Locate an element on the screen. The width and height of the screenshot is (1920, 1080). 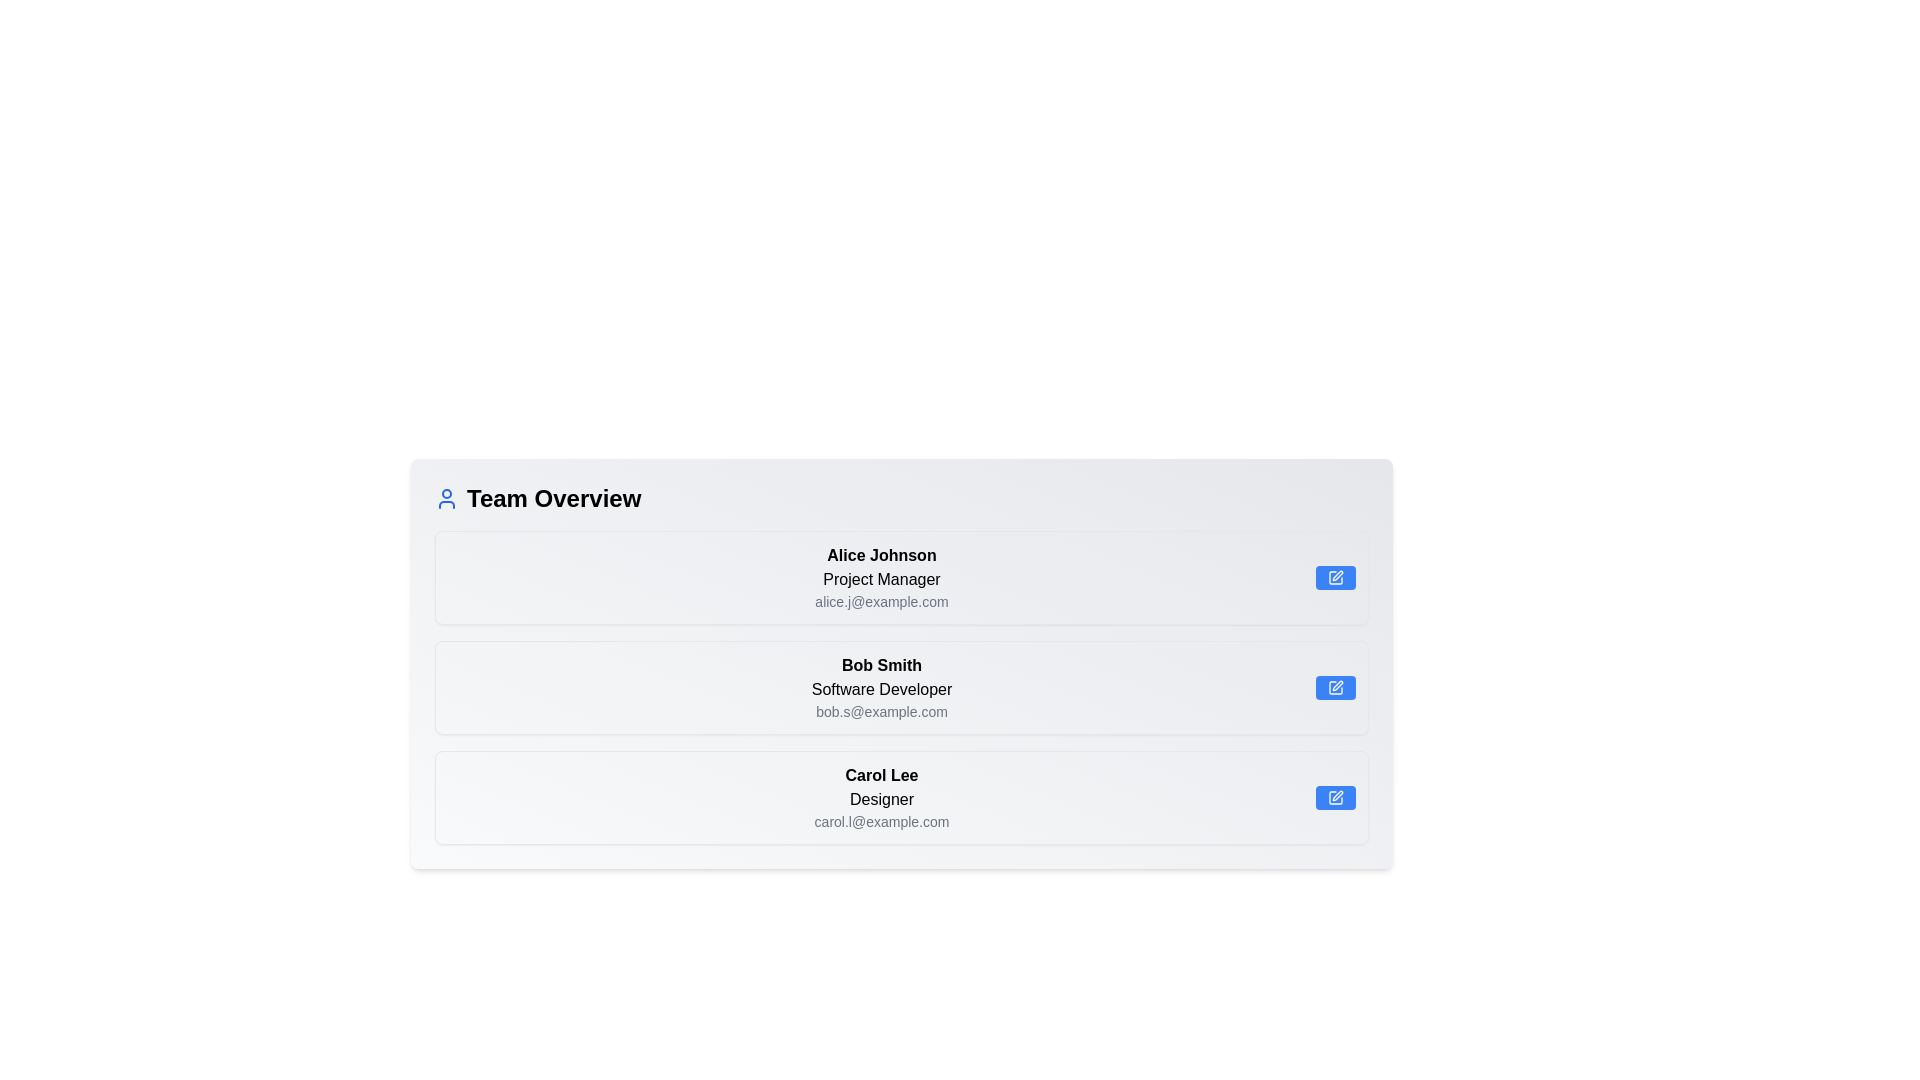
the blue rectangular button with a pen icon in the top-right corner of Alice Johnson's details card is located at coordinates (1335, 578).